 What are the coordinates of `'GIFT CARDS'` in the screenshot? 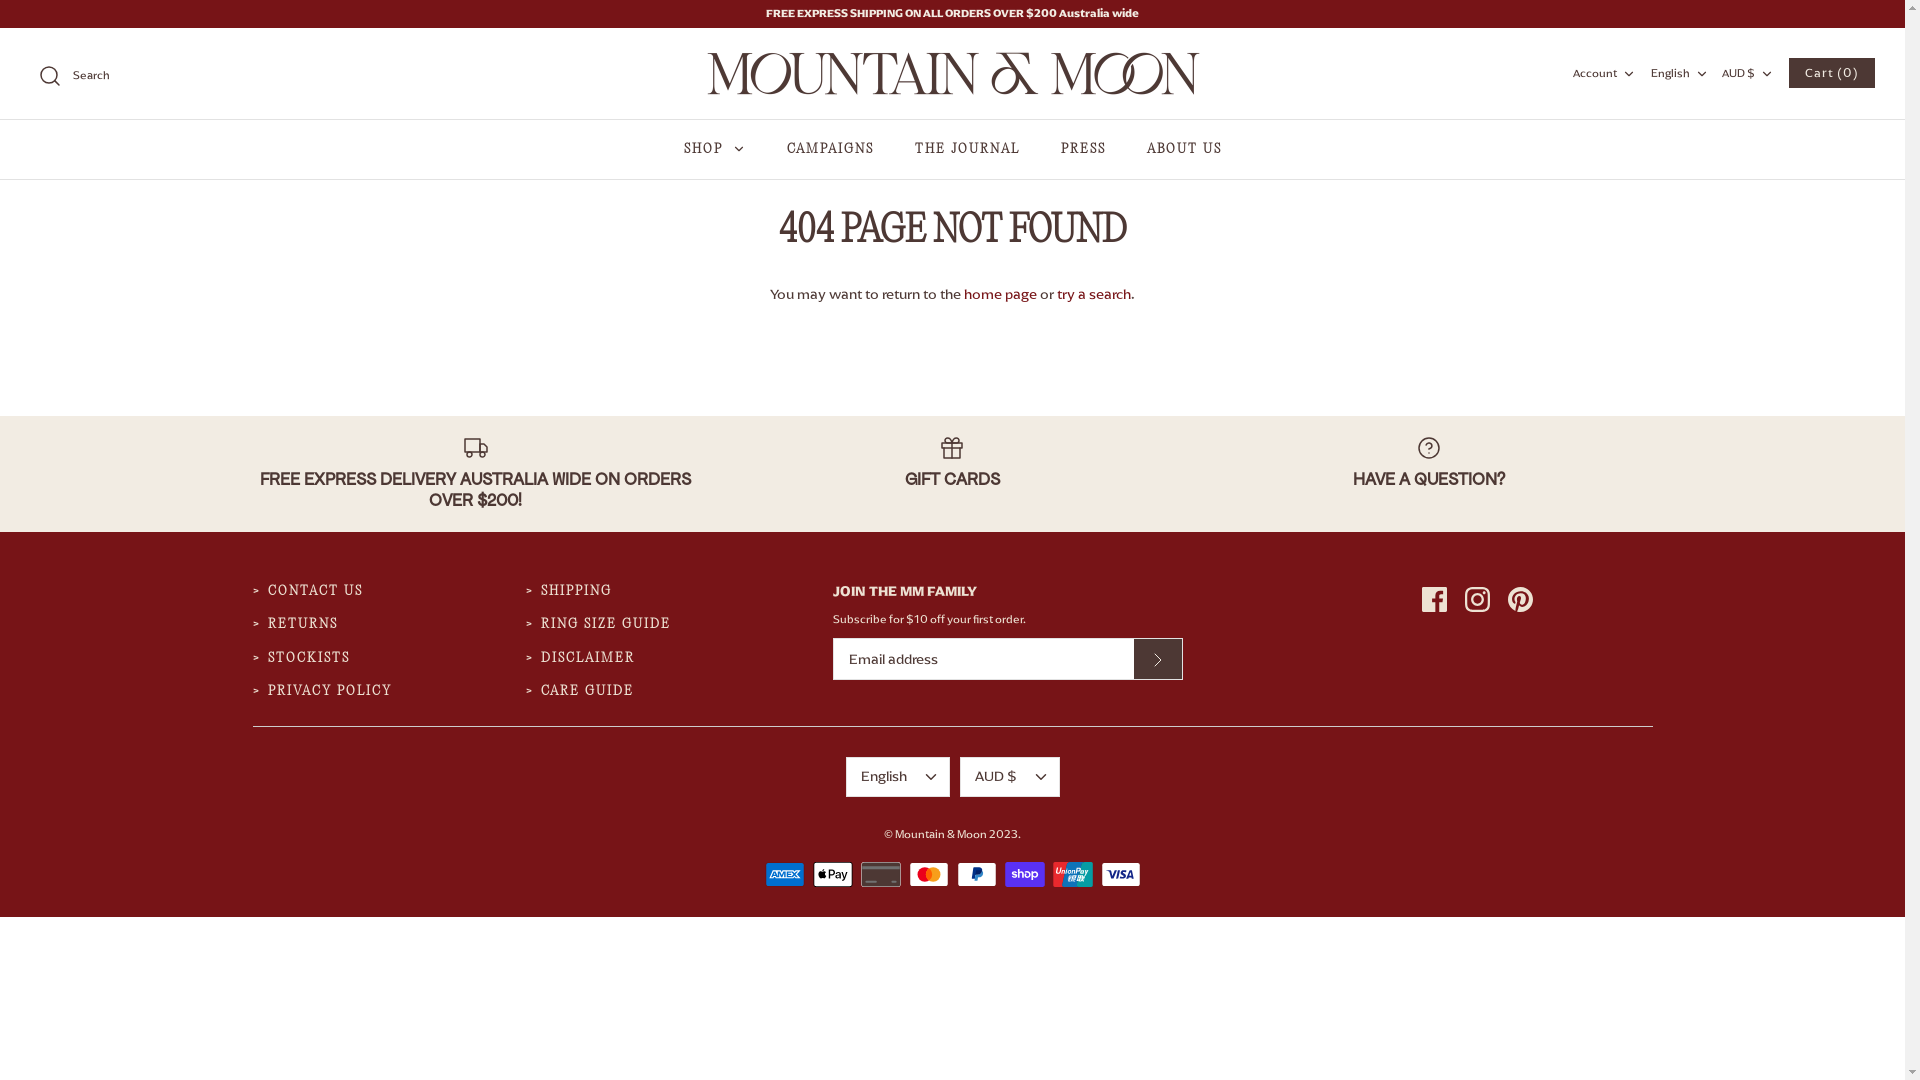 It's located at (951, 463).